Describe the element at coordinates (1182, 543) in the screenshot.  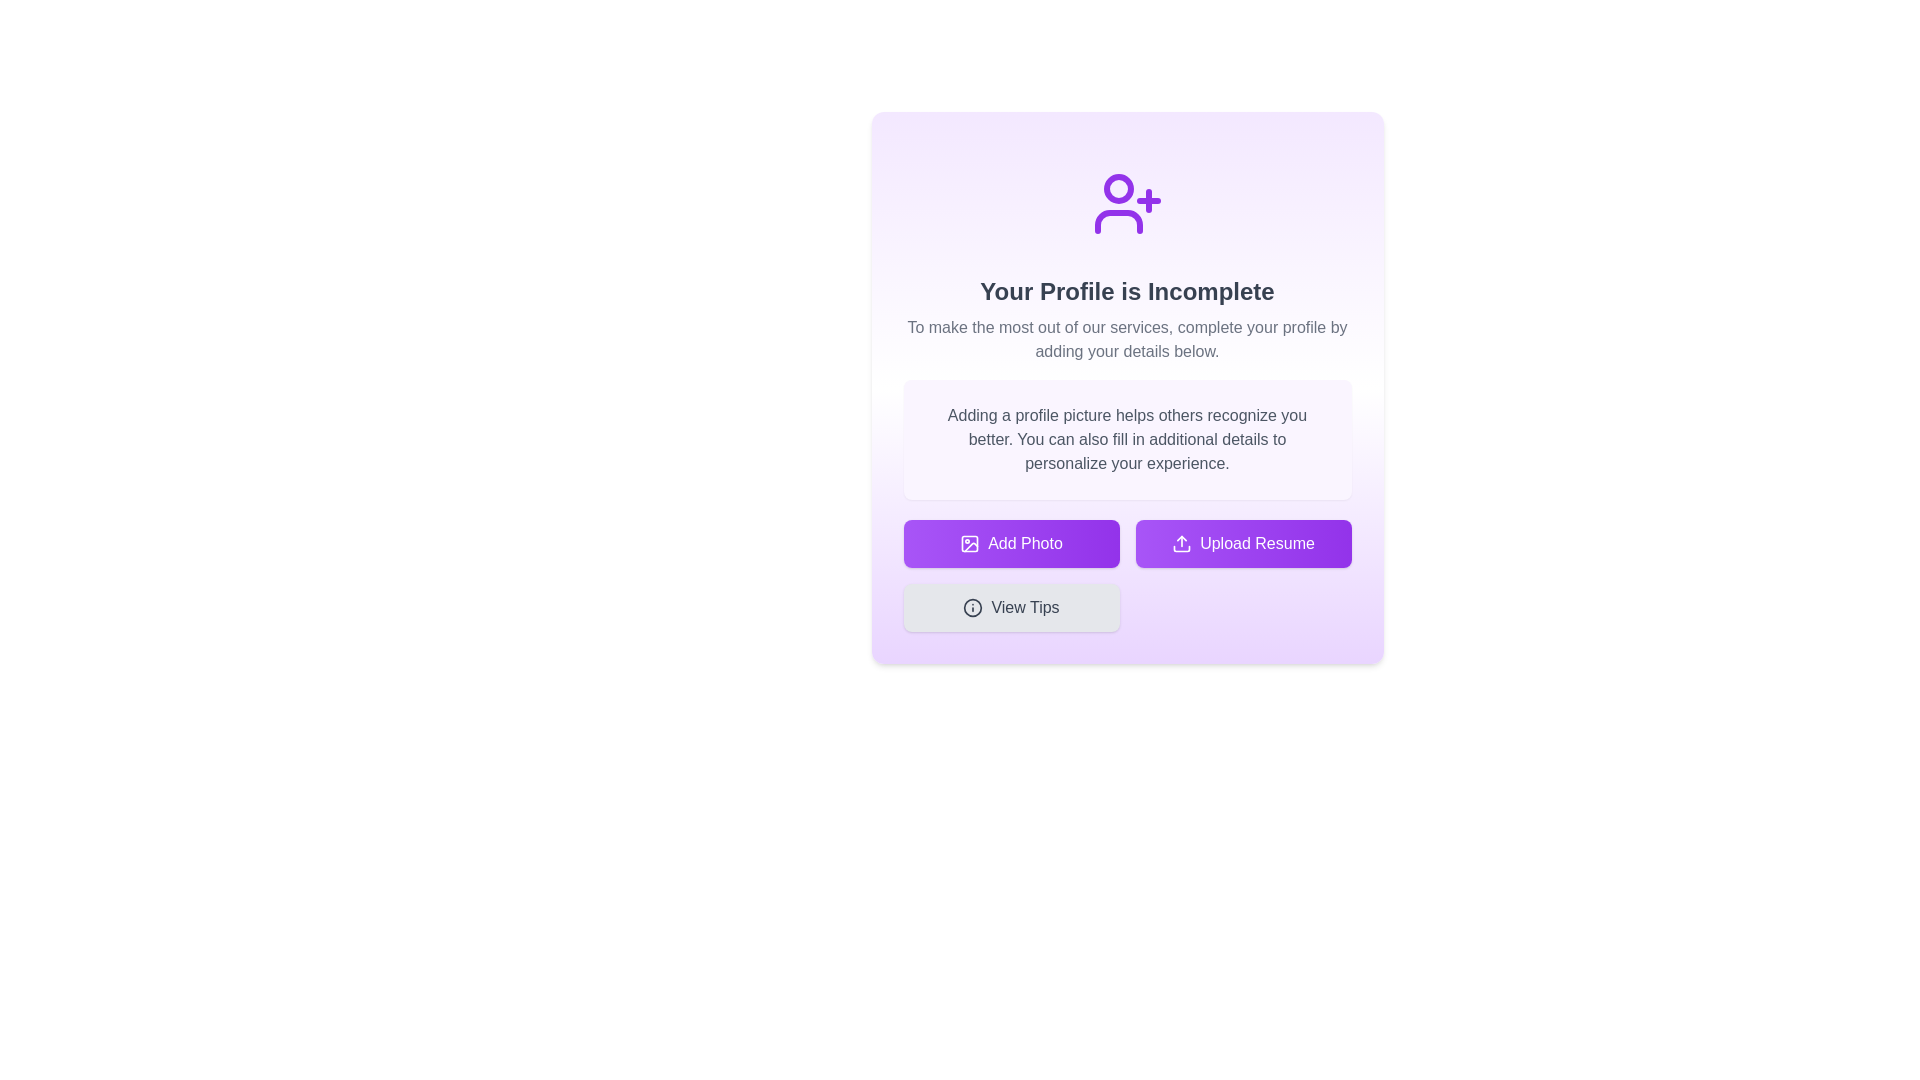
I see `the 'Upload' icon located to the left of the 'Upload Resume' label, which signifies the 'Upload' action` at that location.